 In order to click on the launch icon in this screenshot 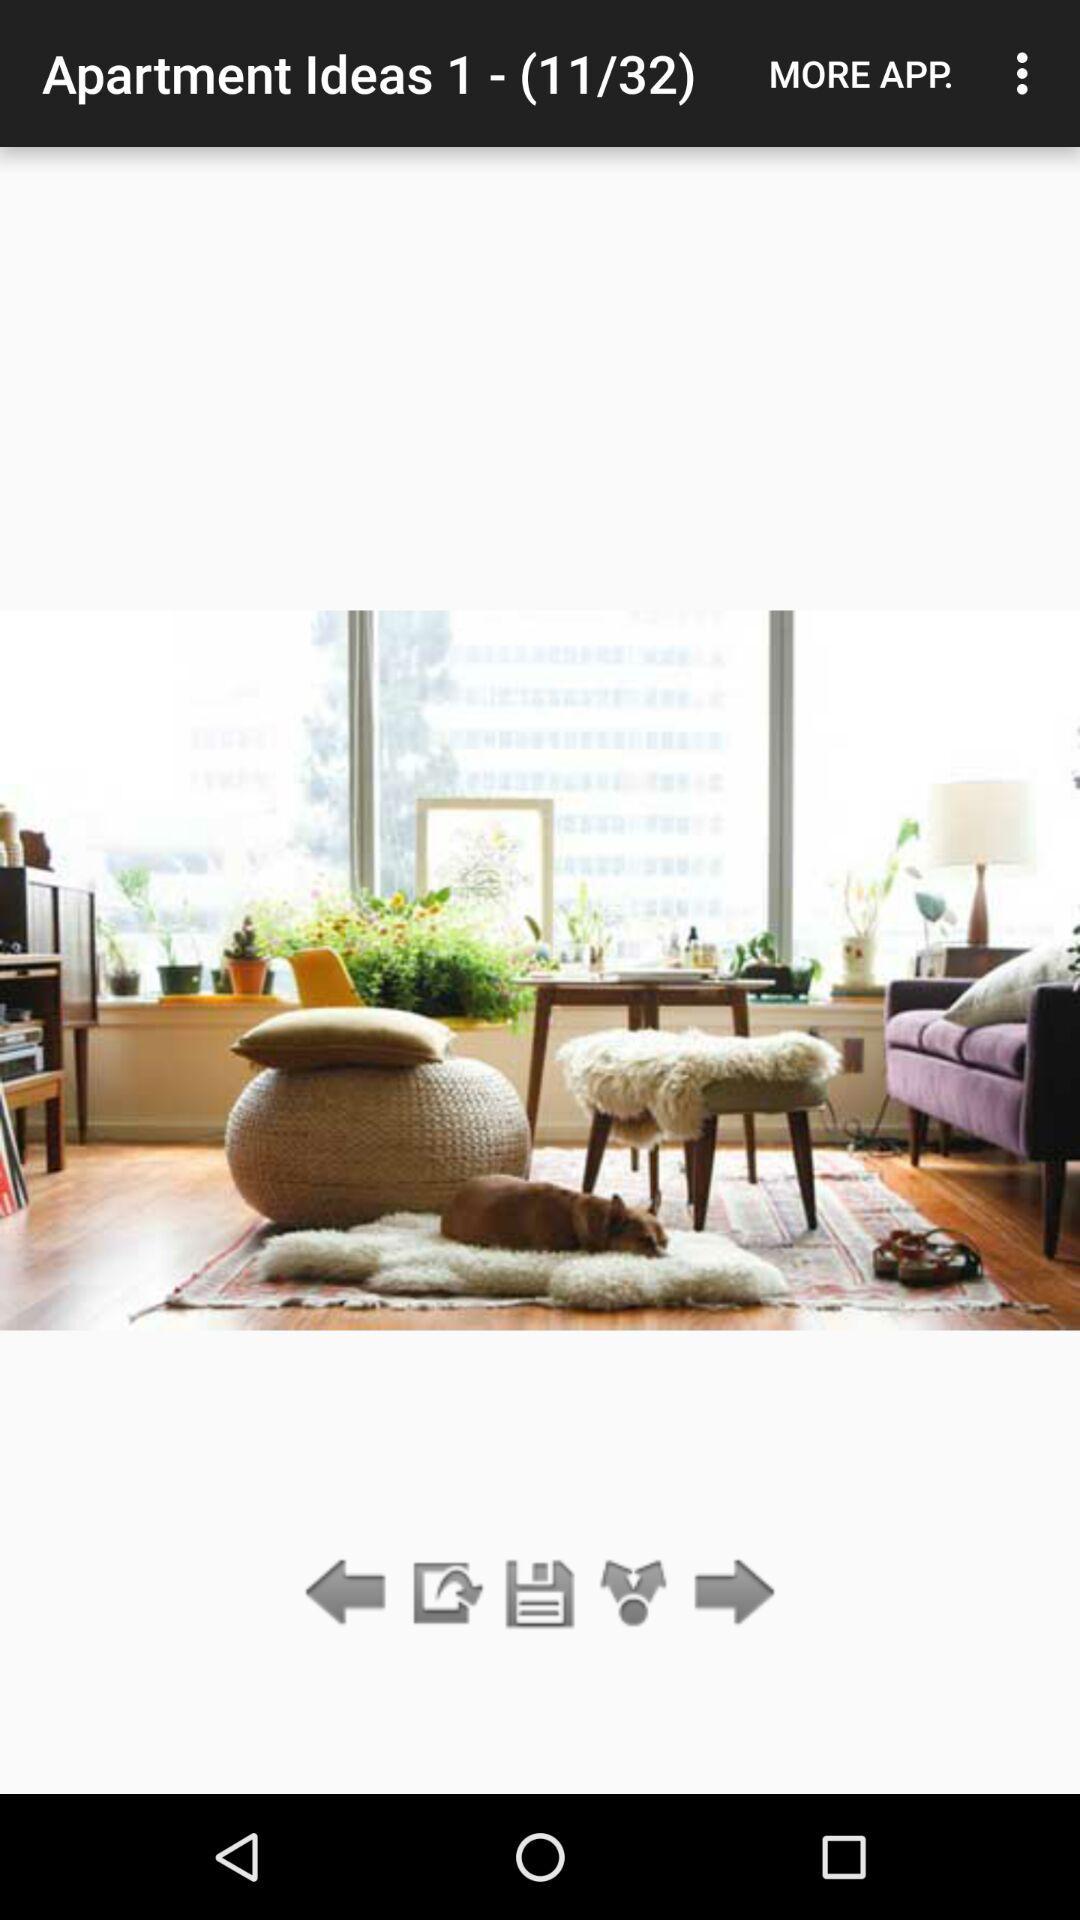, I will do `click(444, 1593)`.